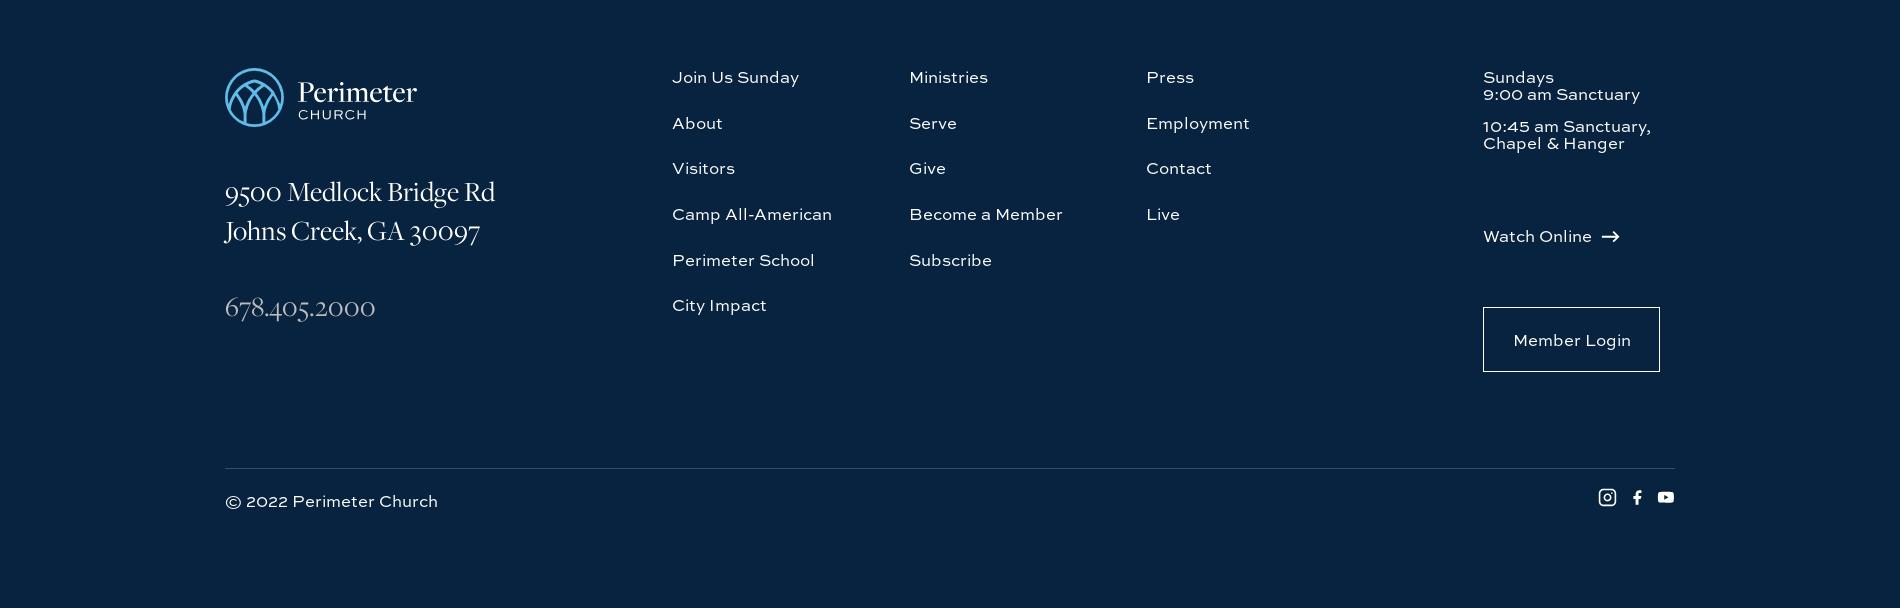 The image size is (1900, 608). Describe the element at coordinates (299, 122) in the screenshot. I see `'678.405.2000'` at that location.